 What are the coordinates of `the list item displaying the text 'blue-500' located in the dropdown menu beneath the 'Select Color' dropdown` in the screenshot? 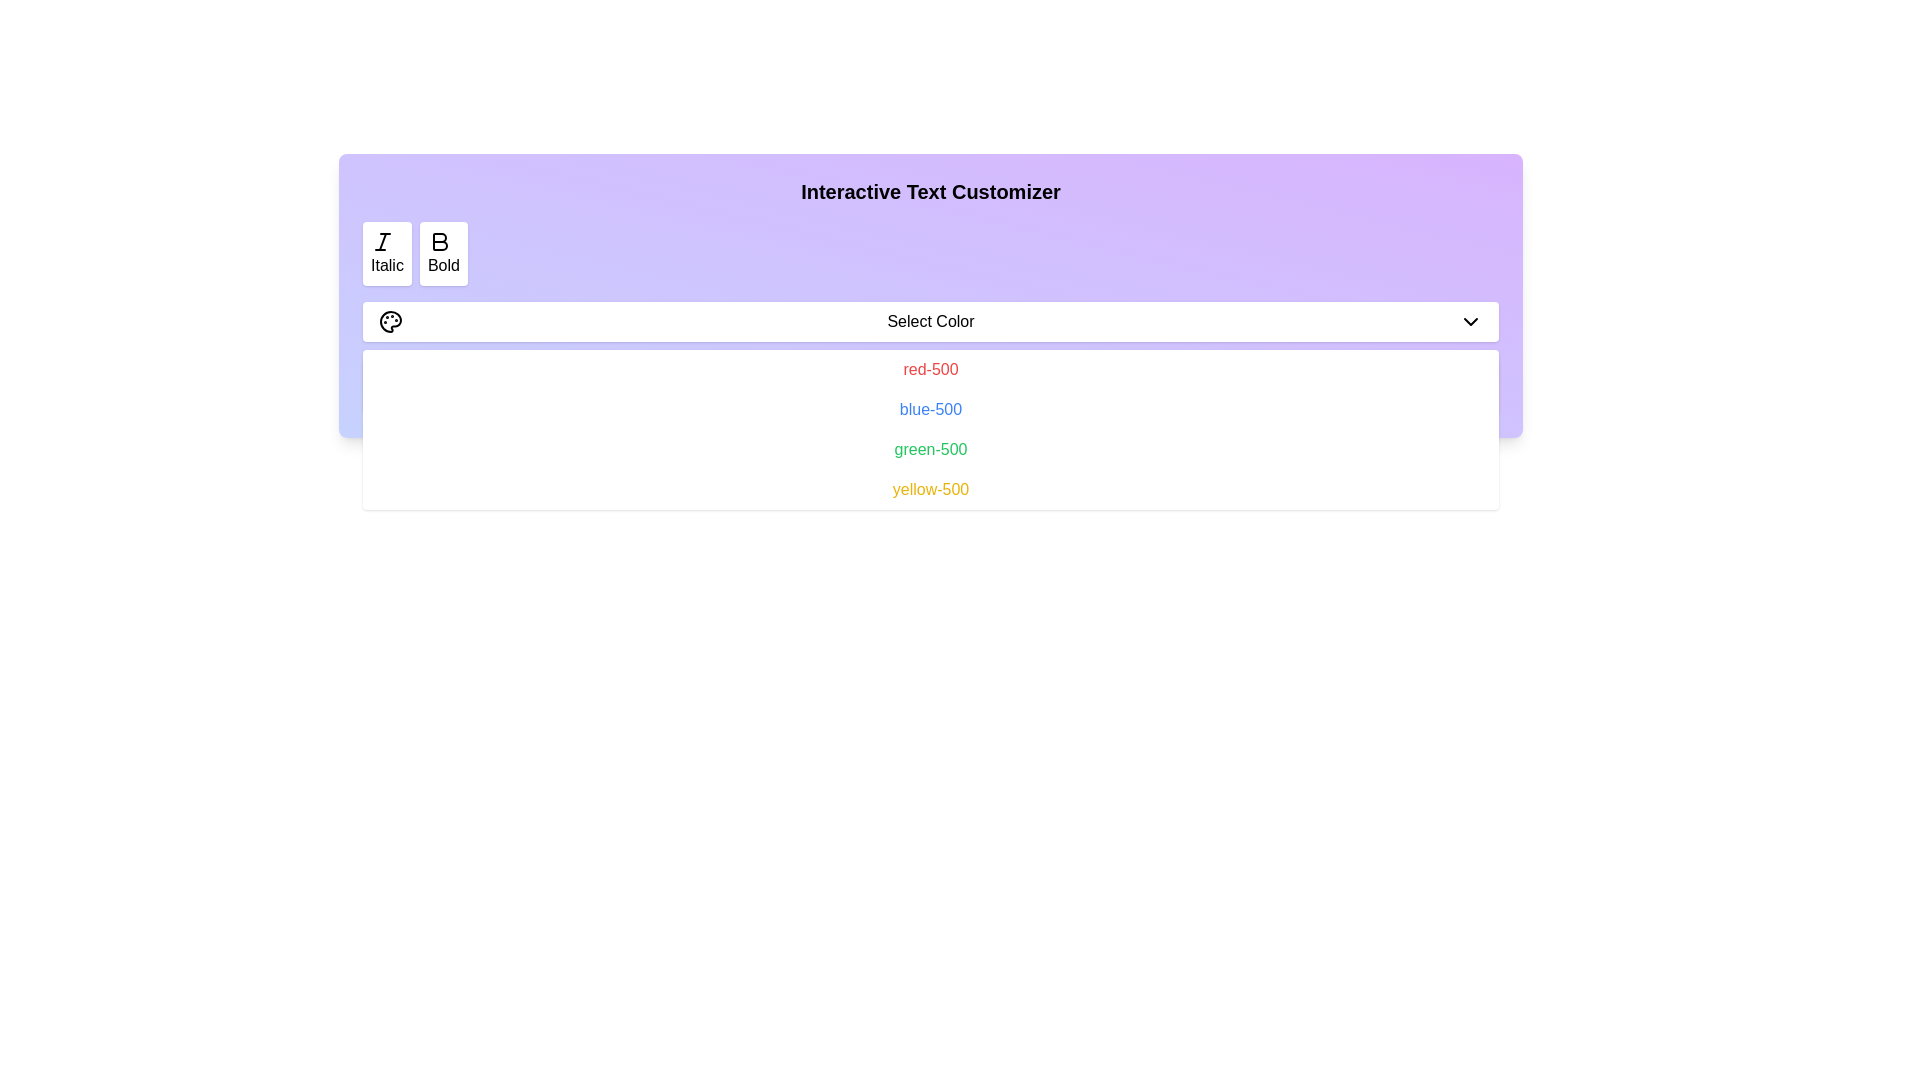 It's located at (930, 408).